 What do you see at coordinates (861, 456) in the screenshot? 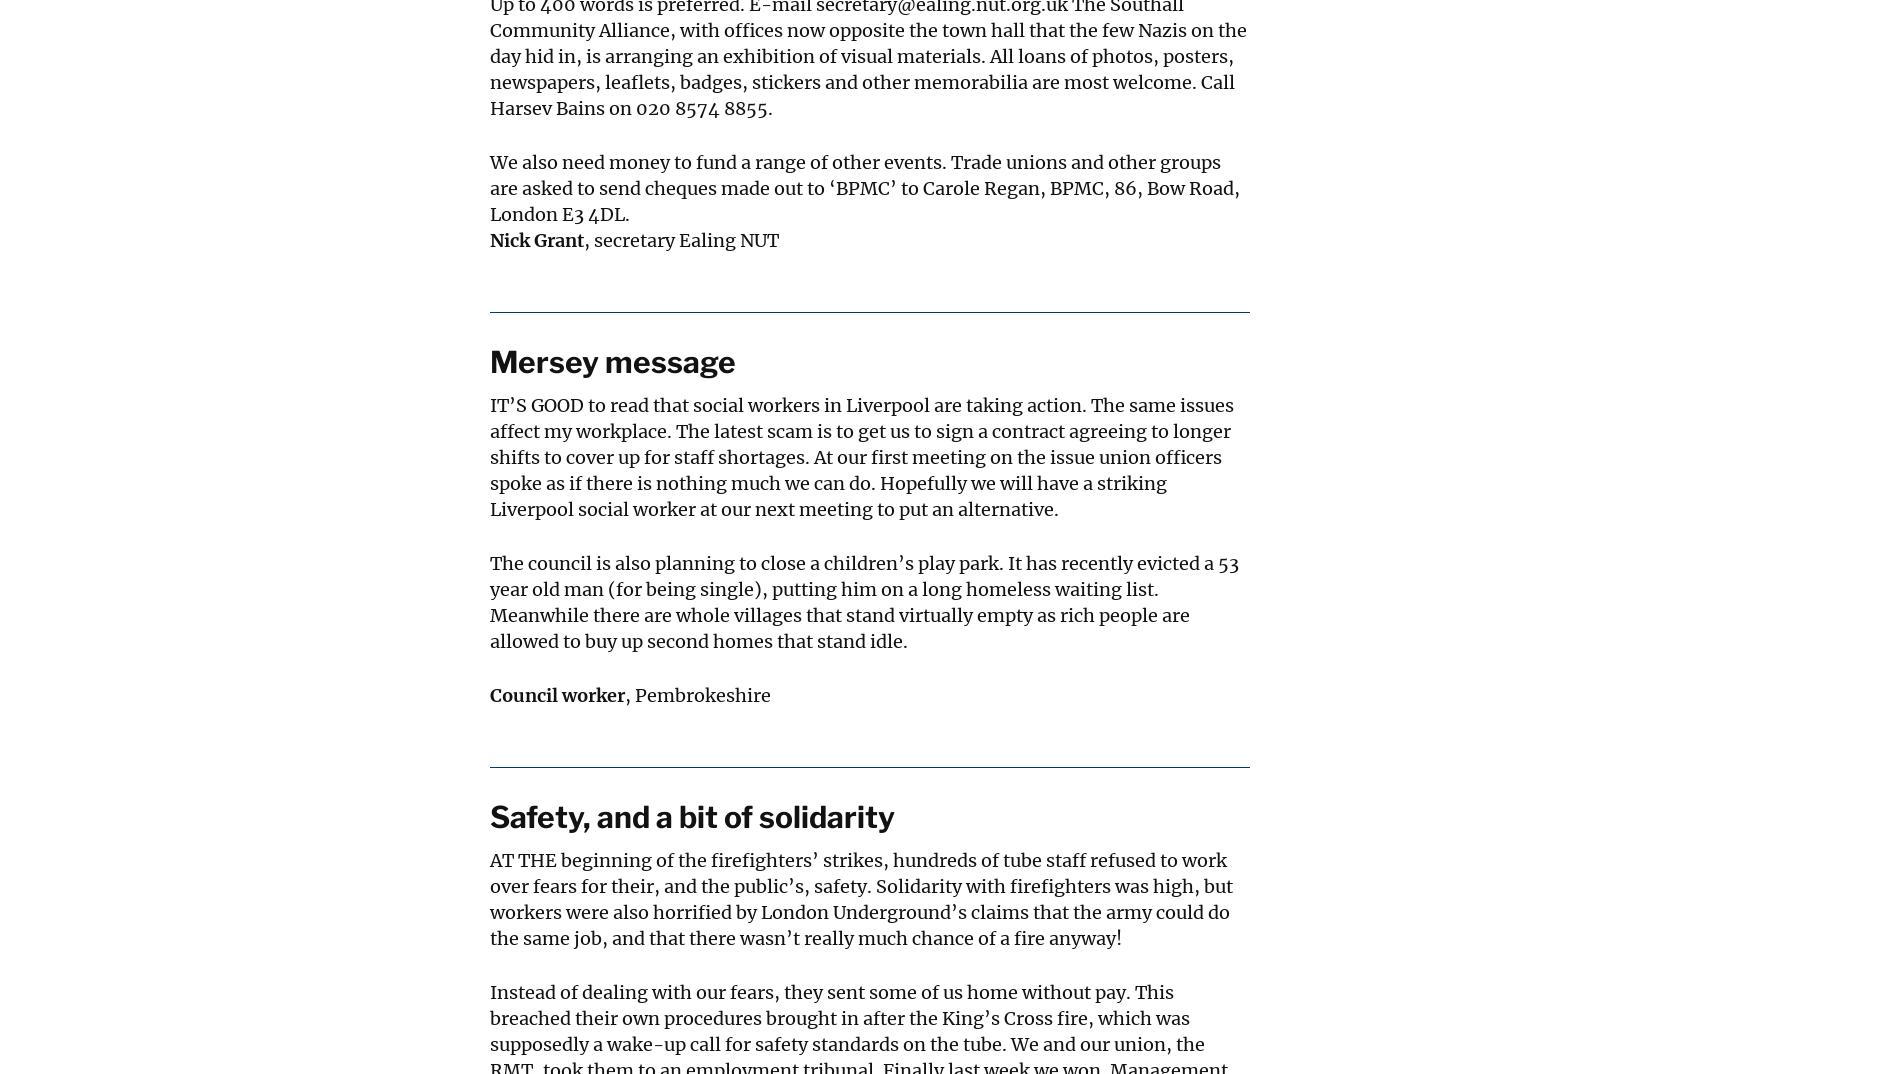
I see `'IT’S GOOD to read that social workers in Liverpool are taking action. The same issues affect my workplace. The latest scam is to get us to sign a contract agreeing to longer shifts to cover up for staff shortages. At our first meeting on the issue union officers spoke as if there is nothing much we can do. Hopefully we will have a striking Liverpool social worker at our next meeting to put an alternative.'` at bounding box center [861, 456].